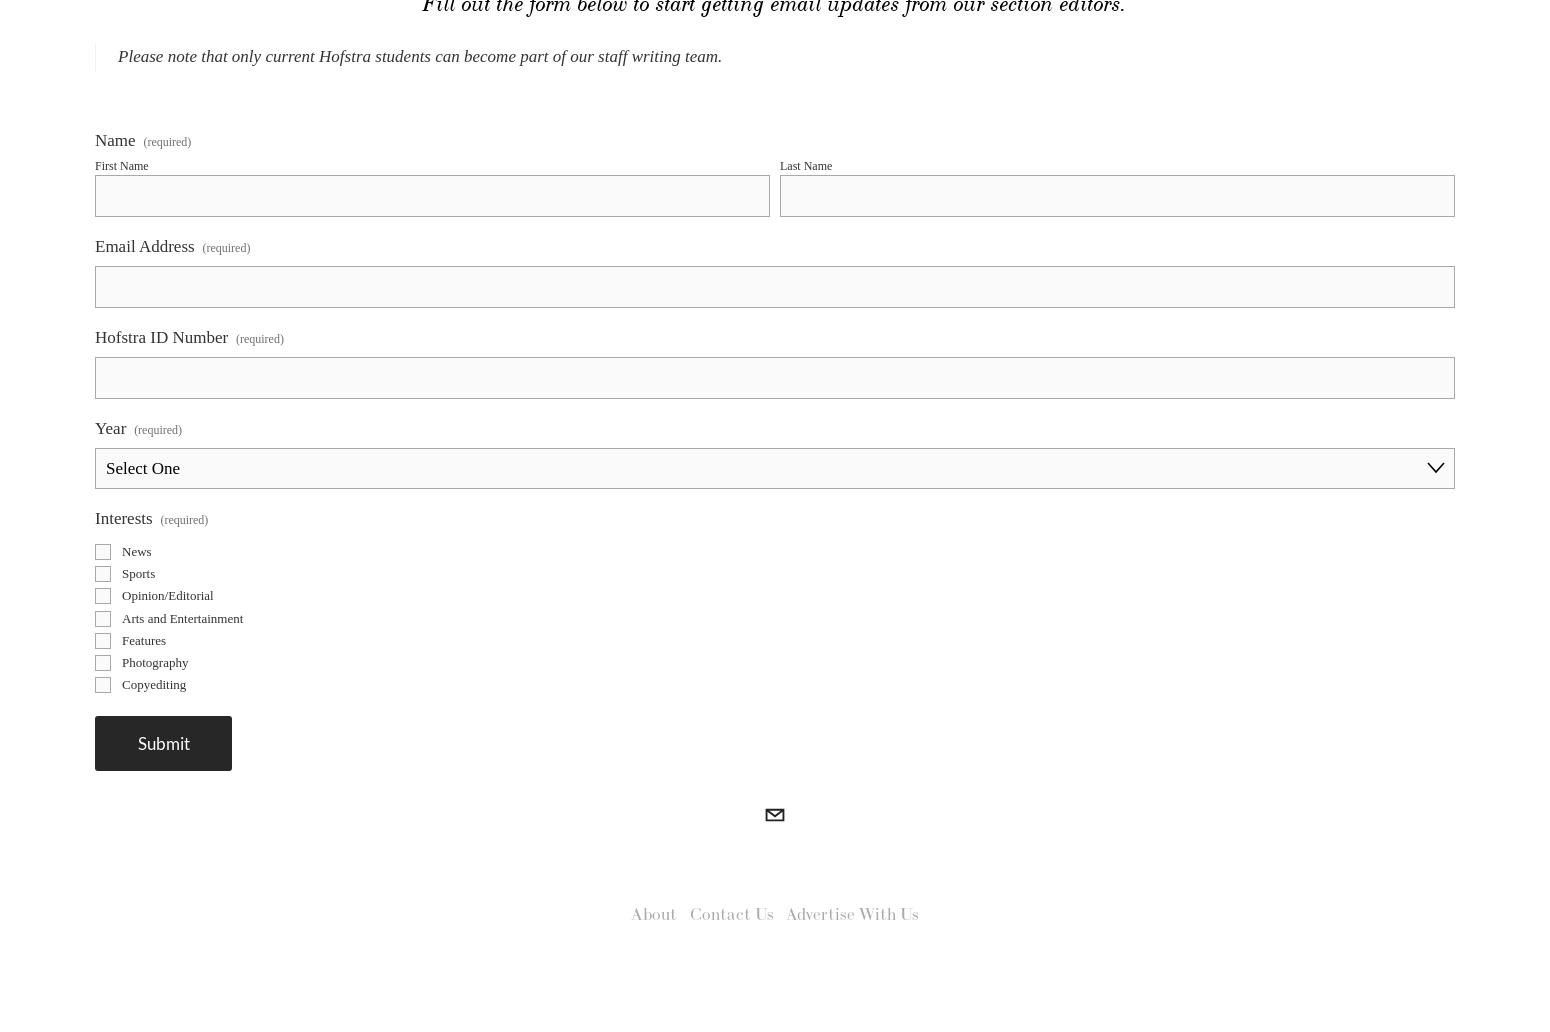  I want to click on 'Email Address', so click(144, 284).